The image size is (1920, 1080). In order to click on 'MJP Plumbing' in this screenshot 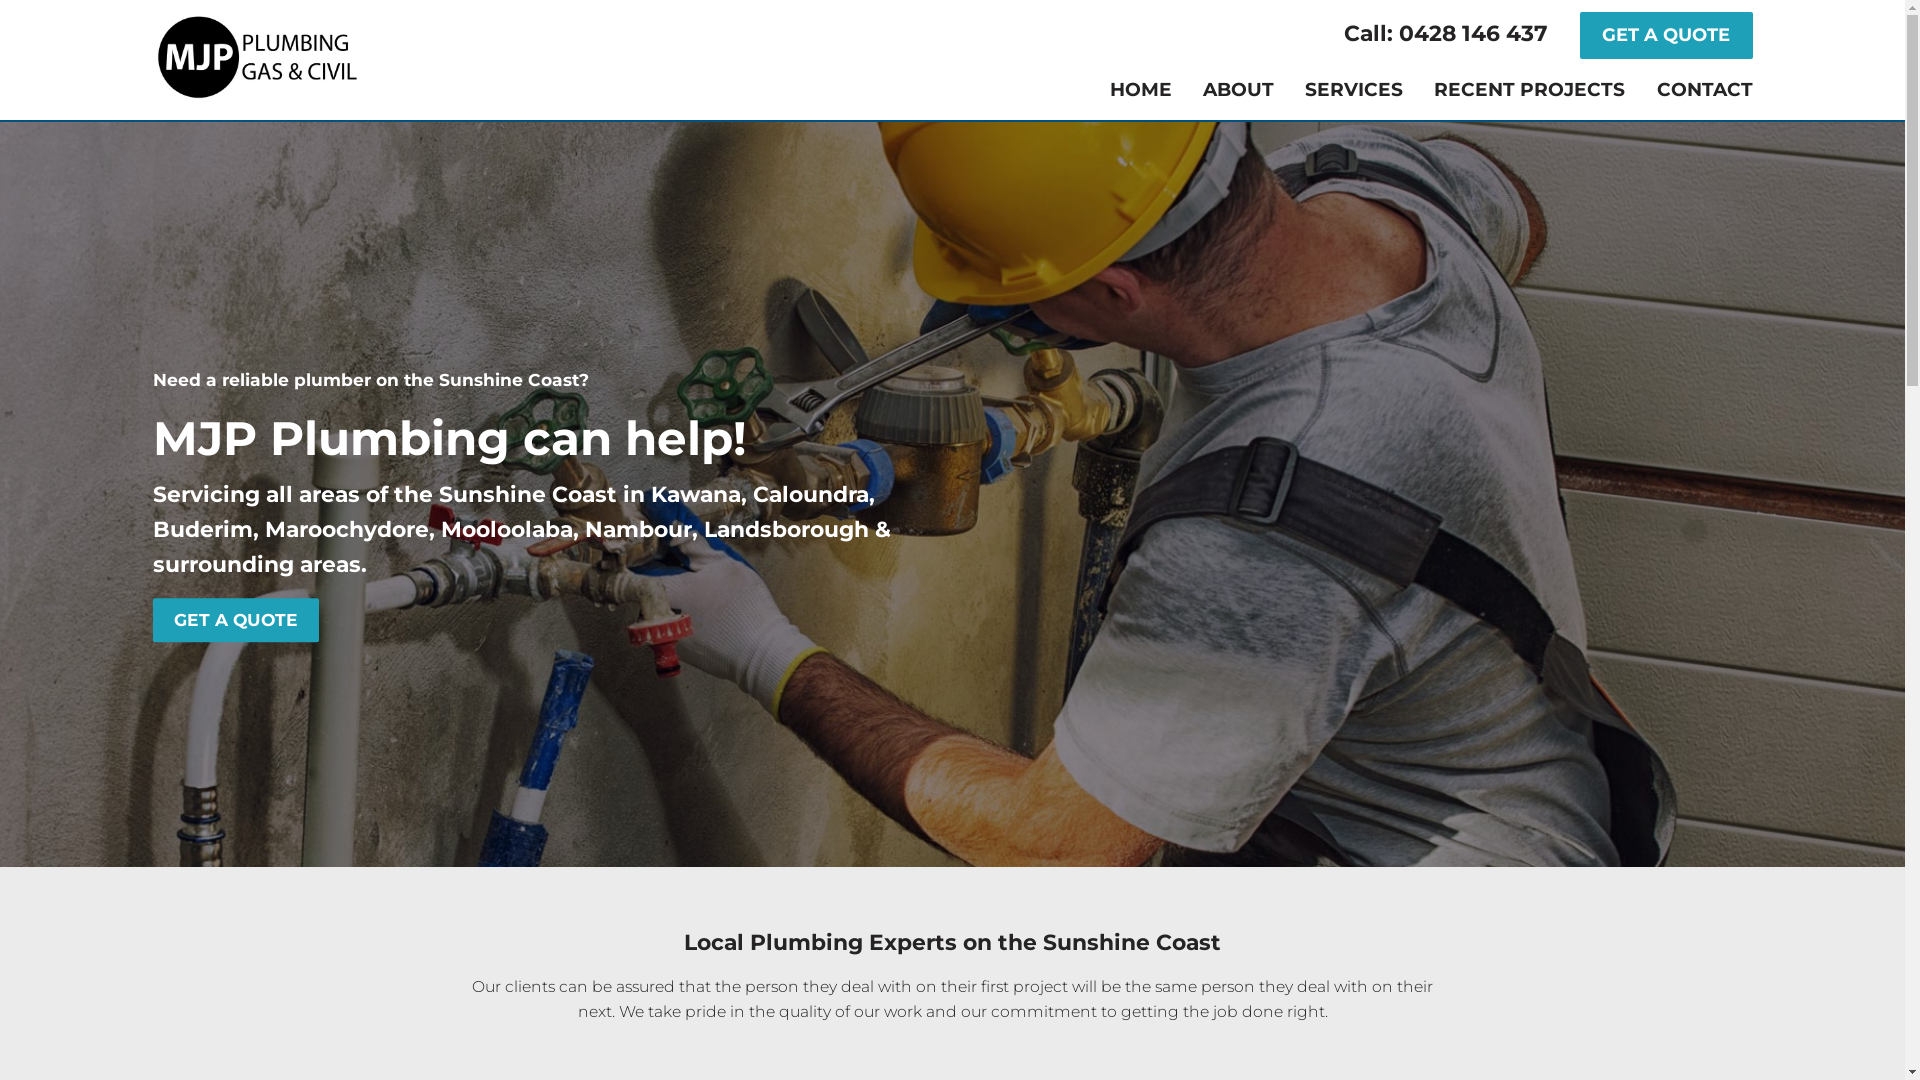, I will do `click(254, 55)`.